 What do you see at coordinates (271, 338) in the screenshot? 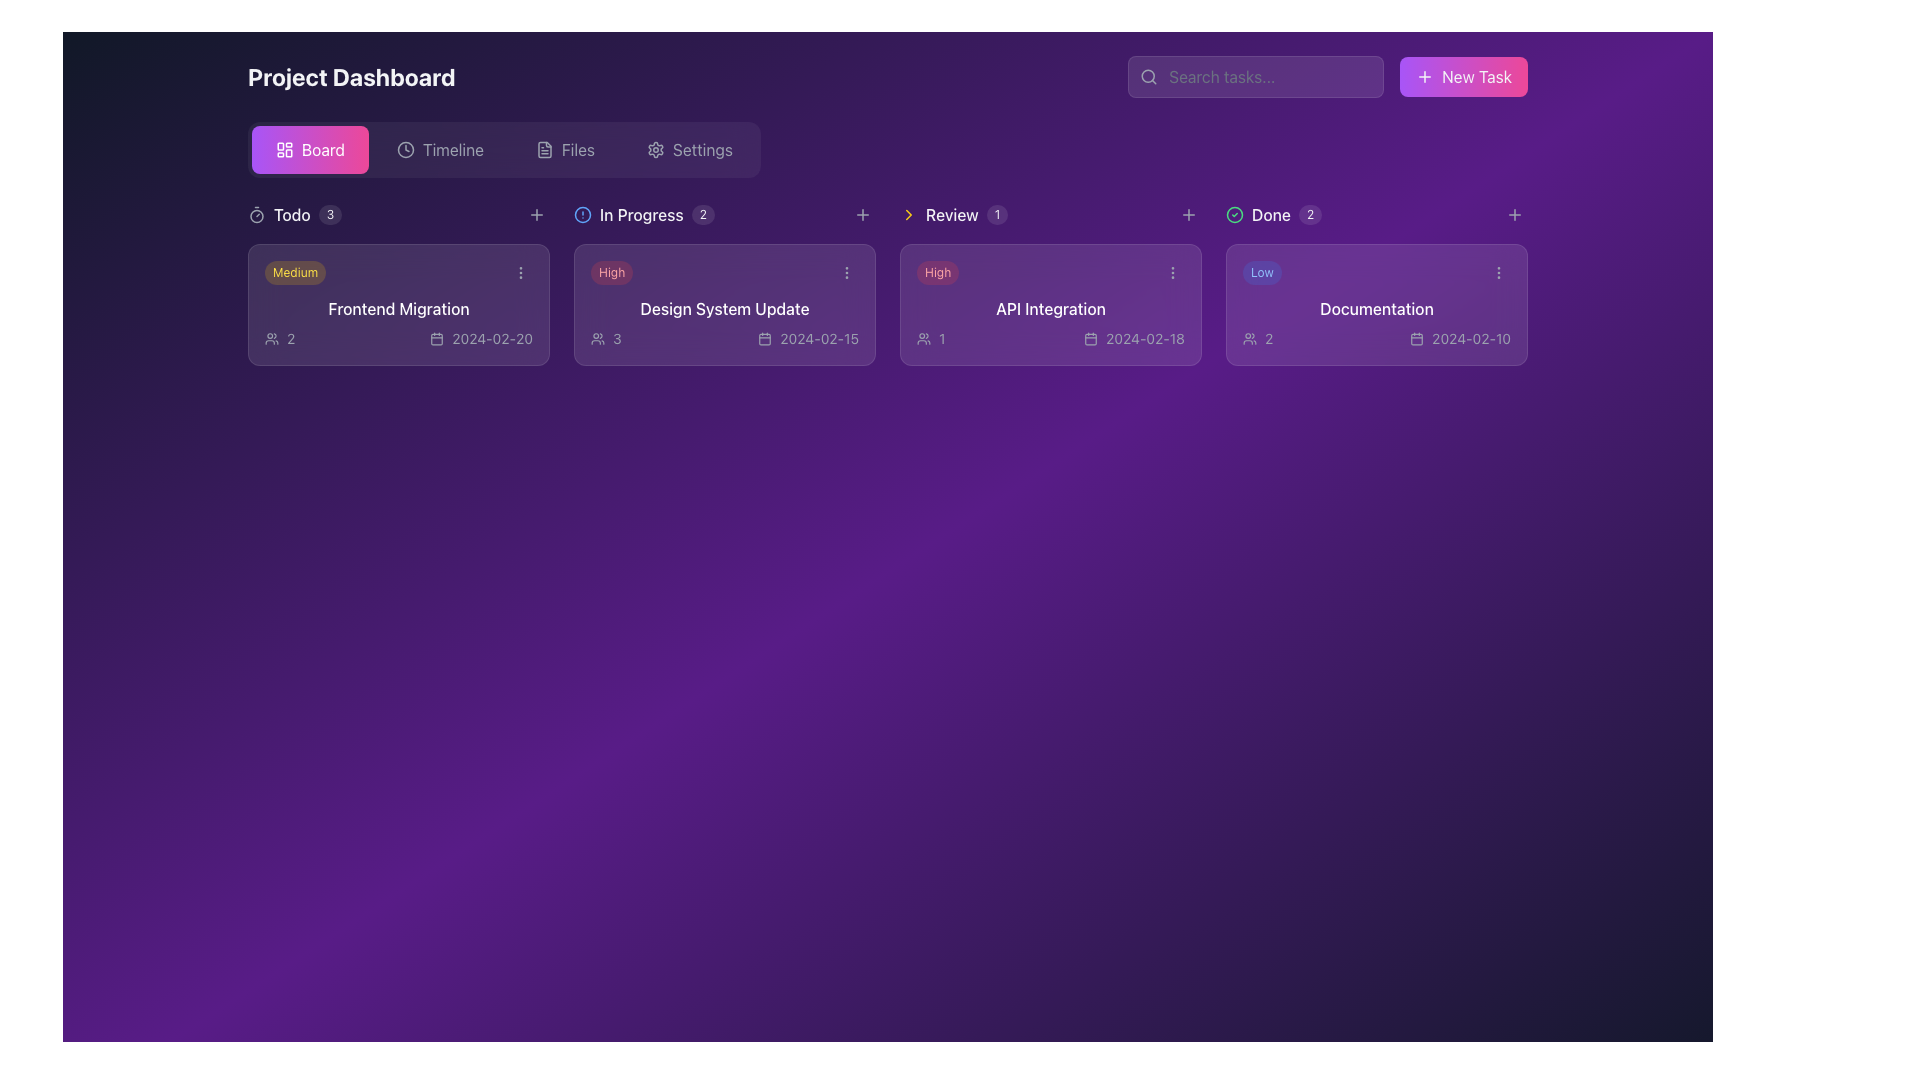
I see `the user group icon located within the 'Frontend Migration' task card in the 'Todo' column of the dashboard, situated to the left of the text '2'` at bounding box center [271, 338].